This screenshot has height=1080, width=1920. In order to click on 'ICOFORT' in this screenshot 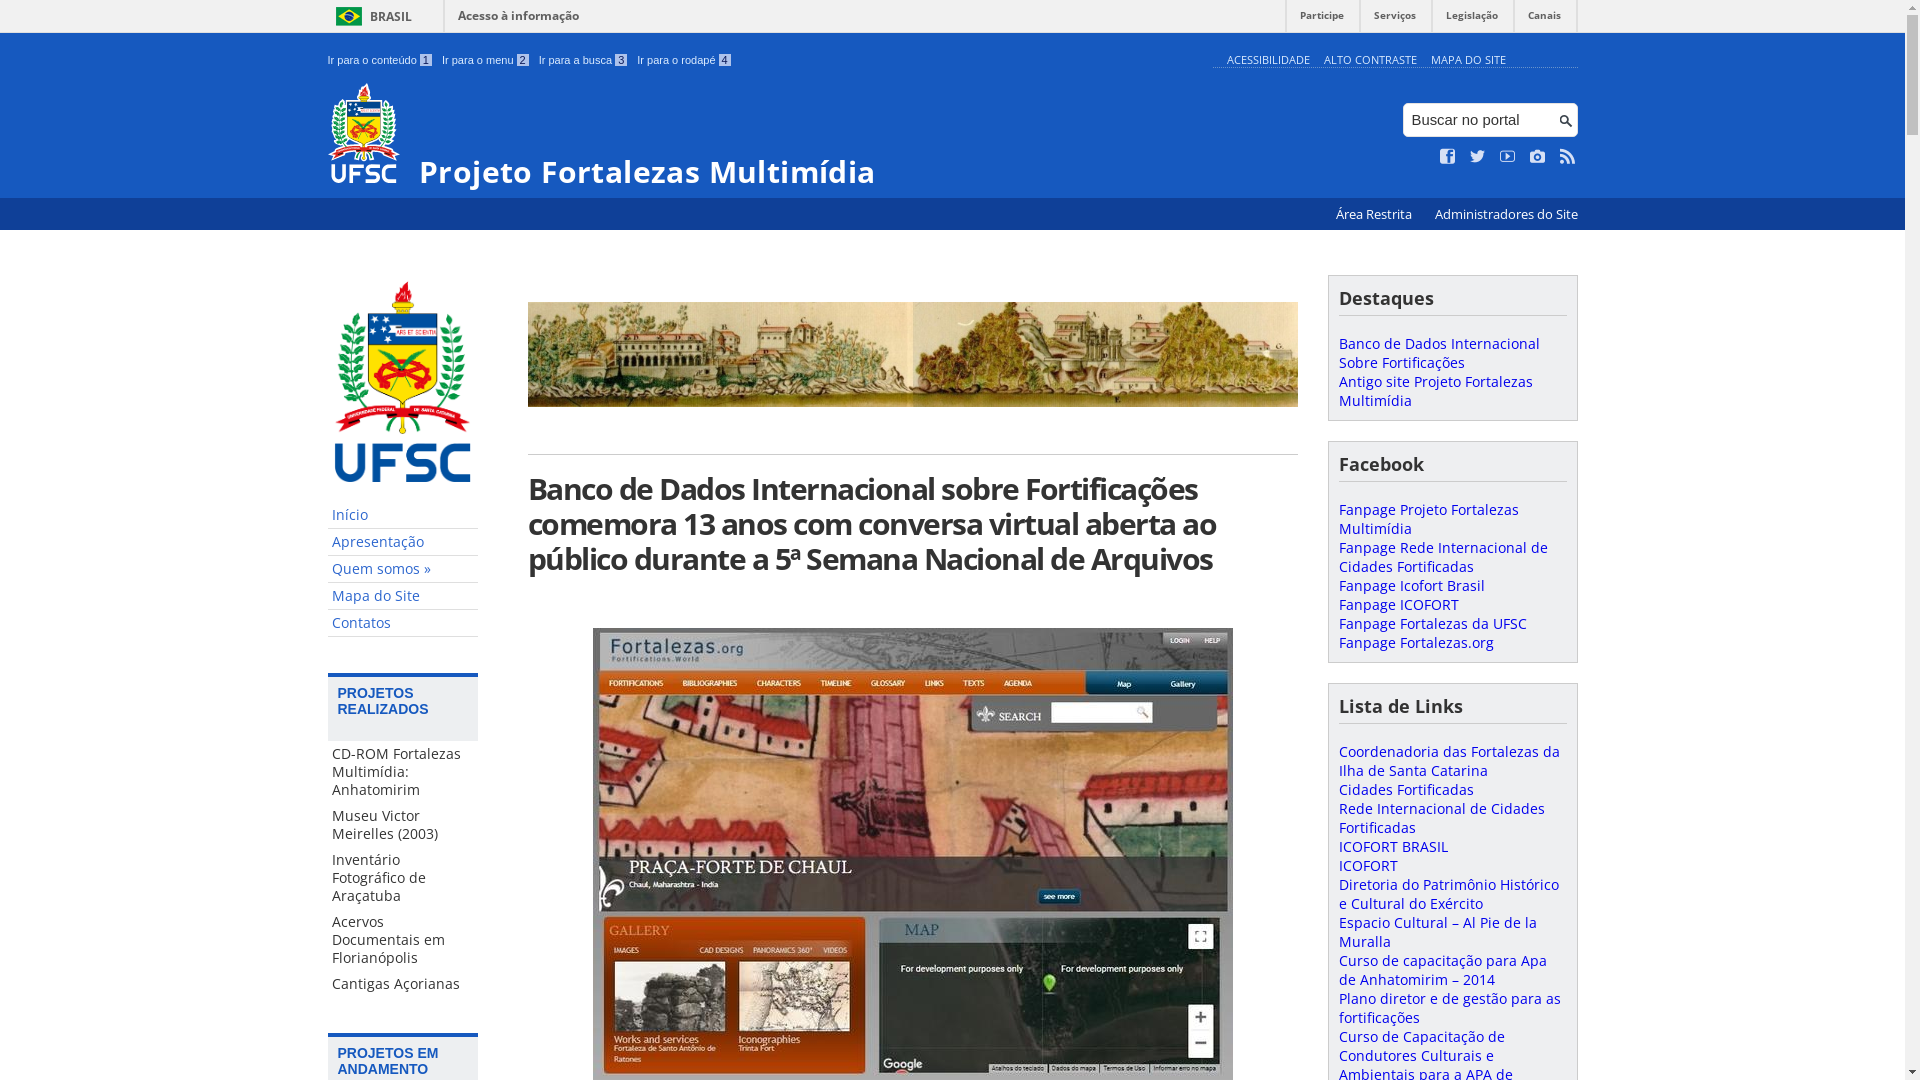, I will do `click(1366, 864)`.